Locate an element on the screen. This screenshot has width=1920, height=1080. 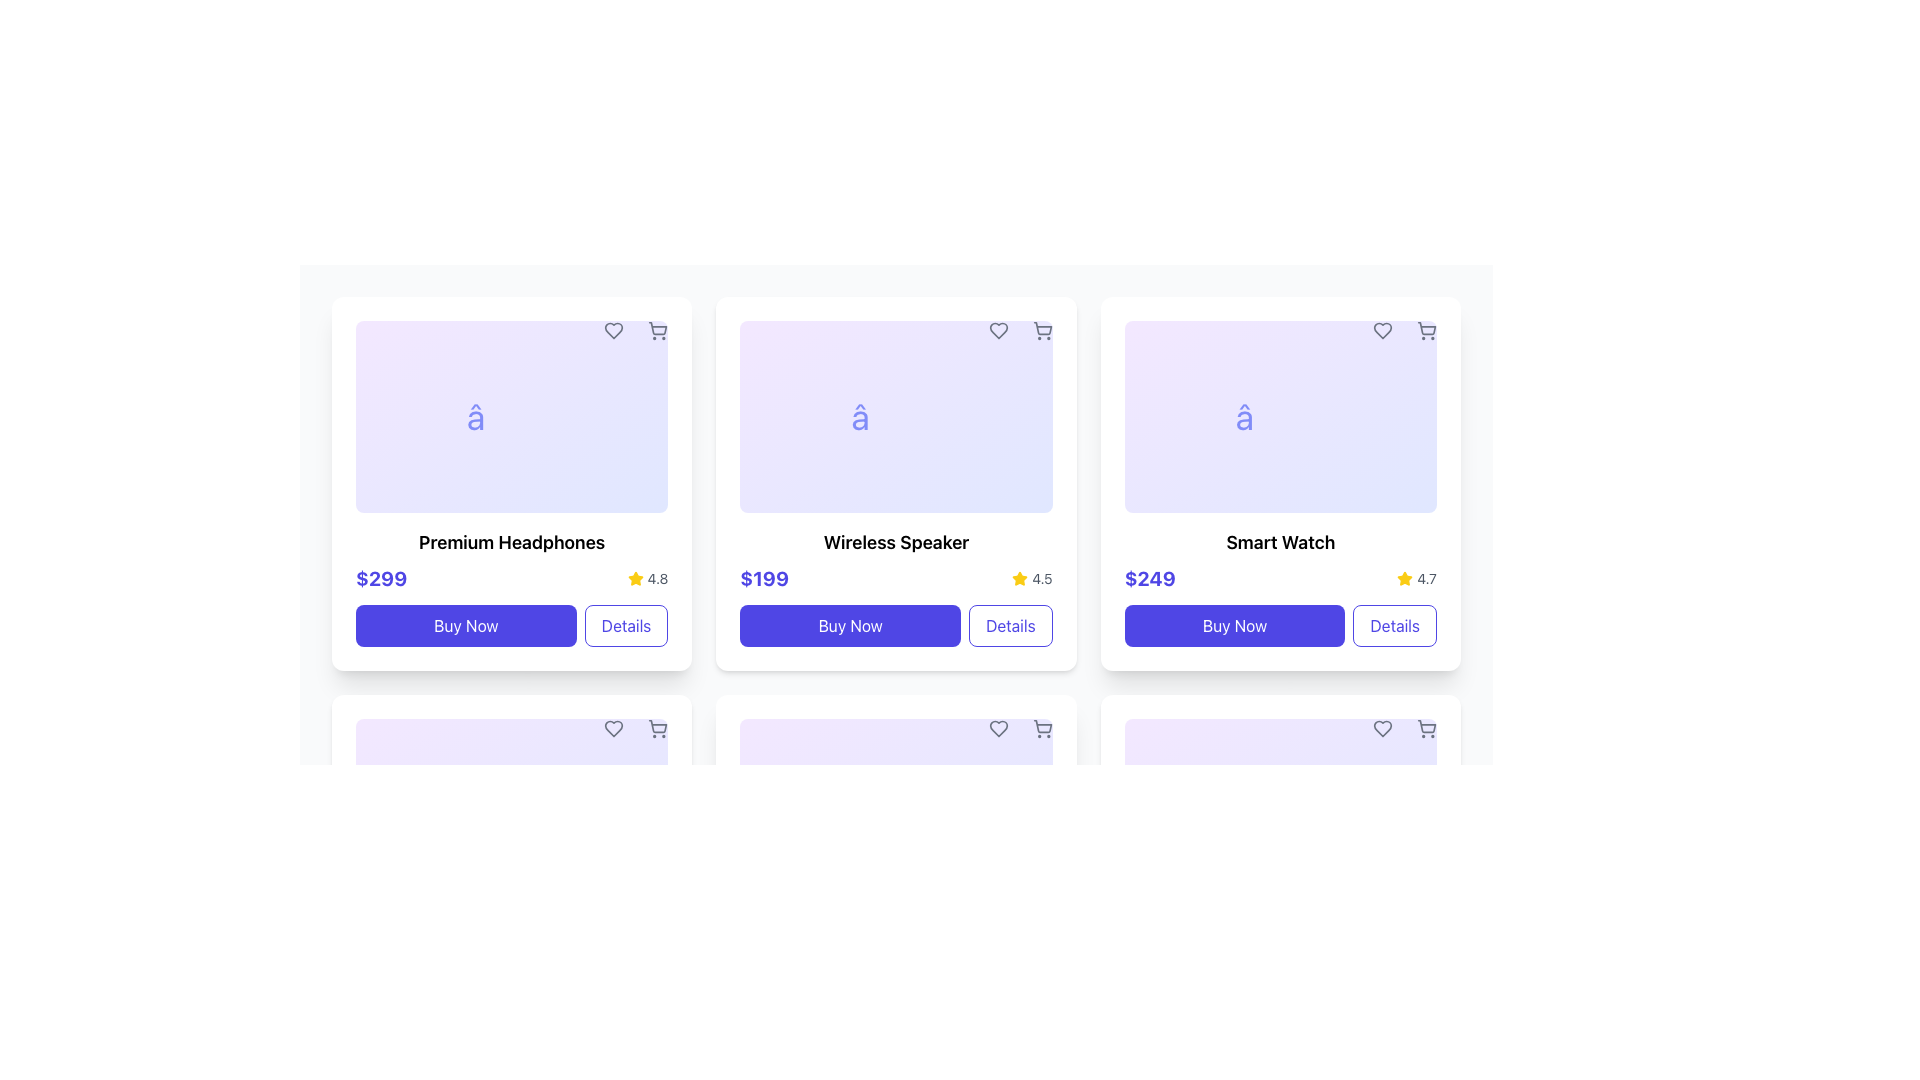
the heart icon located at the top-right corner of the 'Wireless Speaker' product card is located at coordinates (998, 330).